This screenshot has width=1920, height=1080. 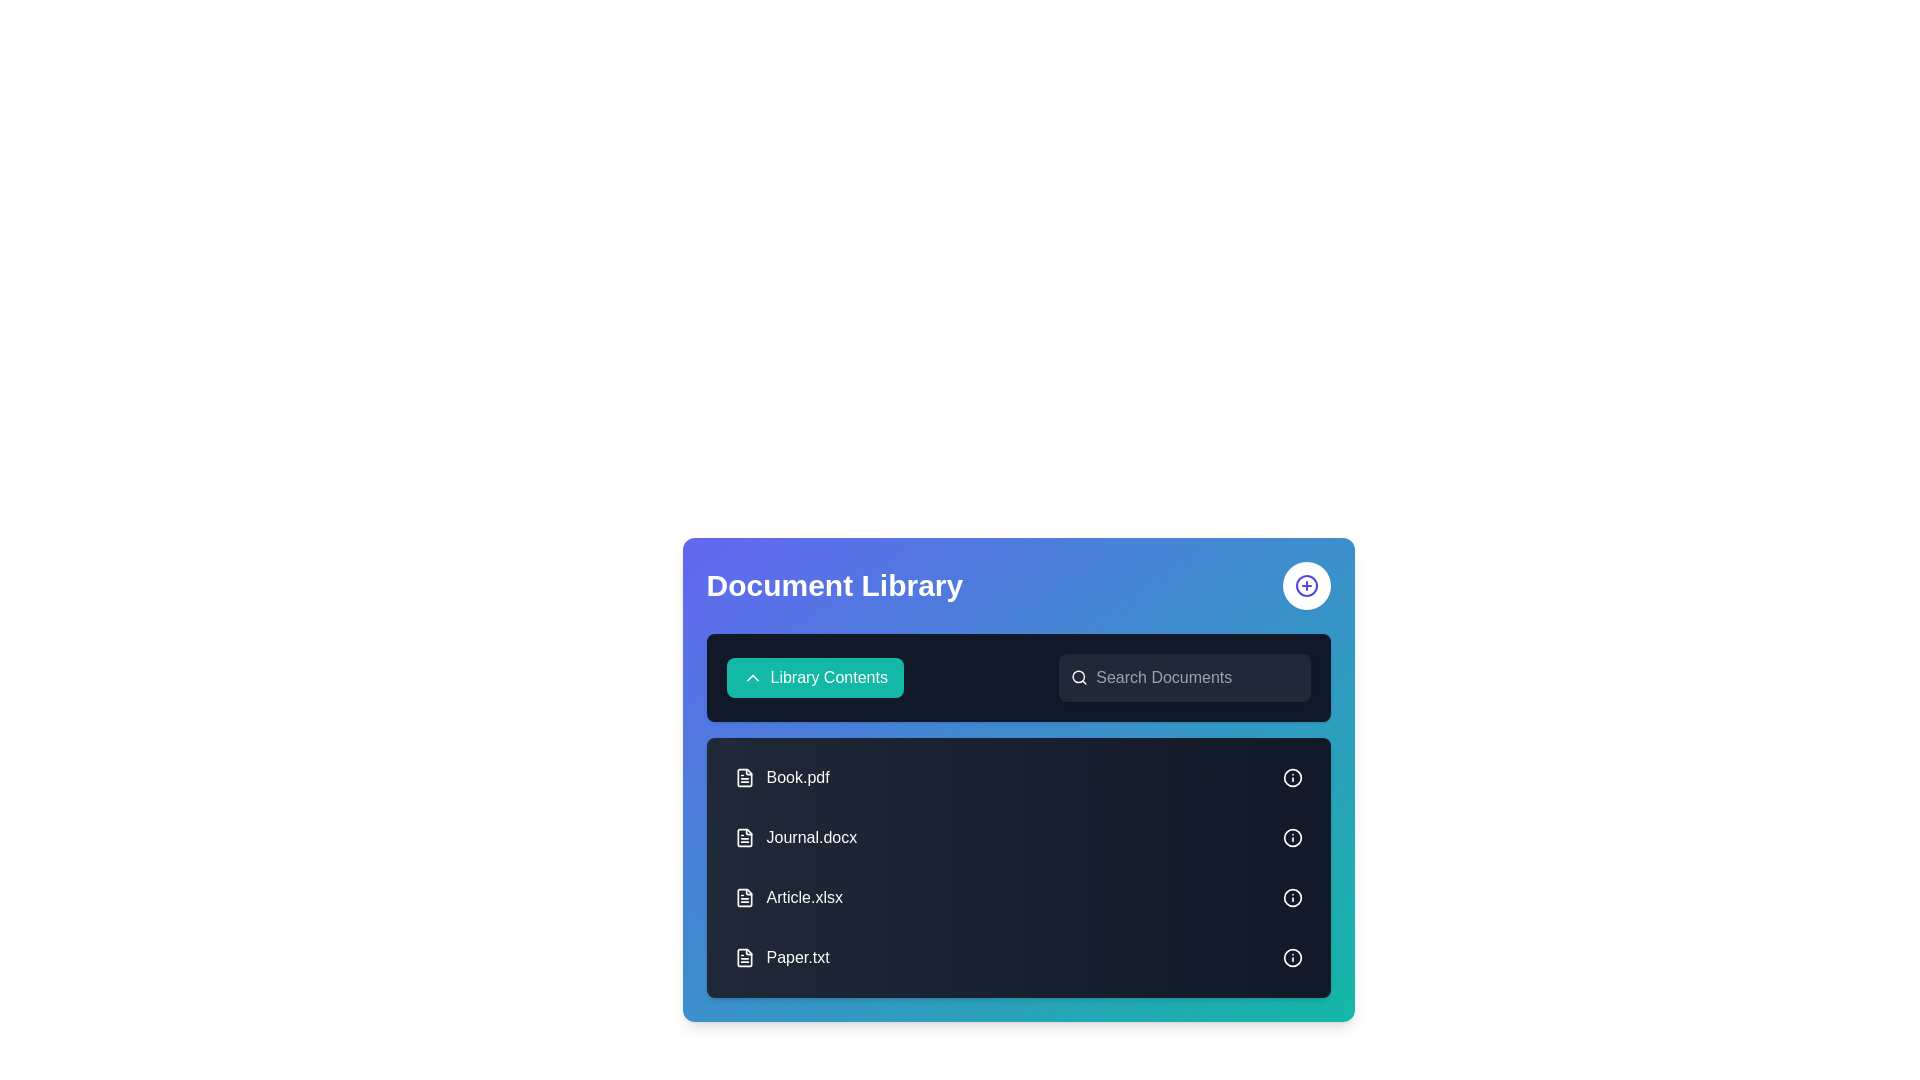 What do you see at coordinates (1292, 956) in the screenshot?
I see `the bottom-most Circular SVG element in the 'Document Library' section, associated with the entry 'Paper.txt'` at bounding box center [1292, 956].